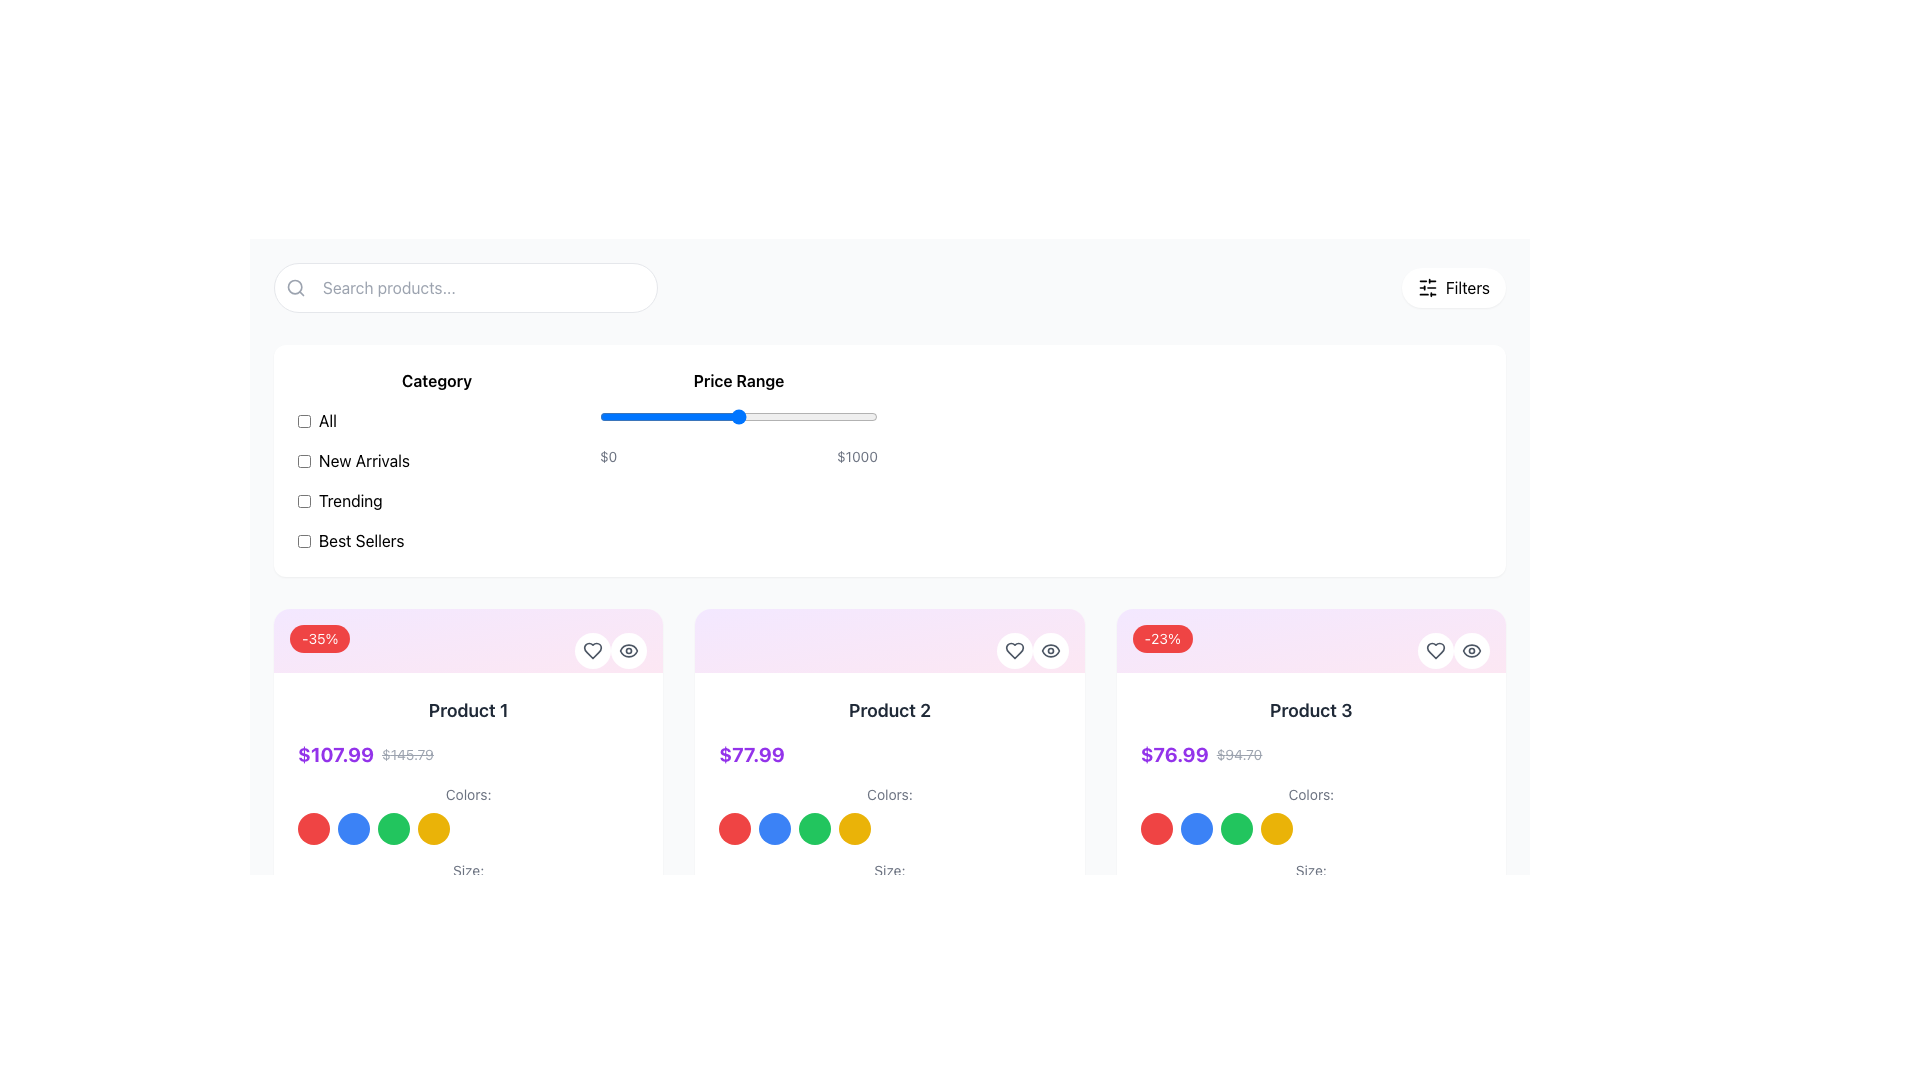 The height and width of the screenshot is (1080, 1920). I want to click on the text label displaying 'Colors:' which is located above the circular color swatches in the second product card, so click(888, 793).